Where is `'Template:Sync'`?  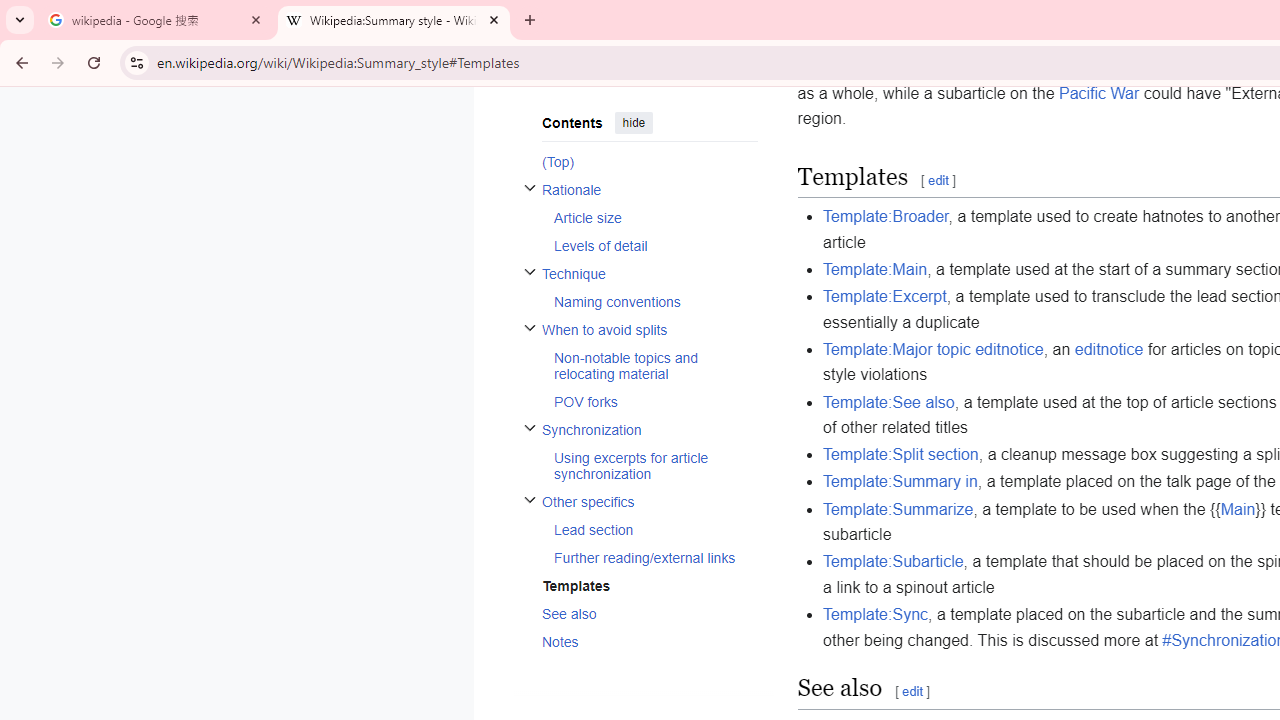
'Template:Sync' is located at coordinates (876, 614).